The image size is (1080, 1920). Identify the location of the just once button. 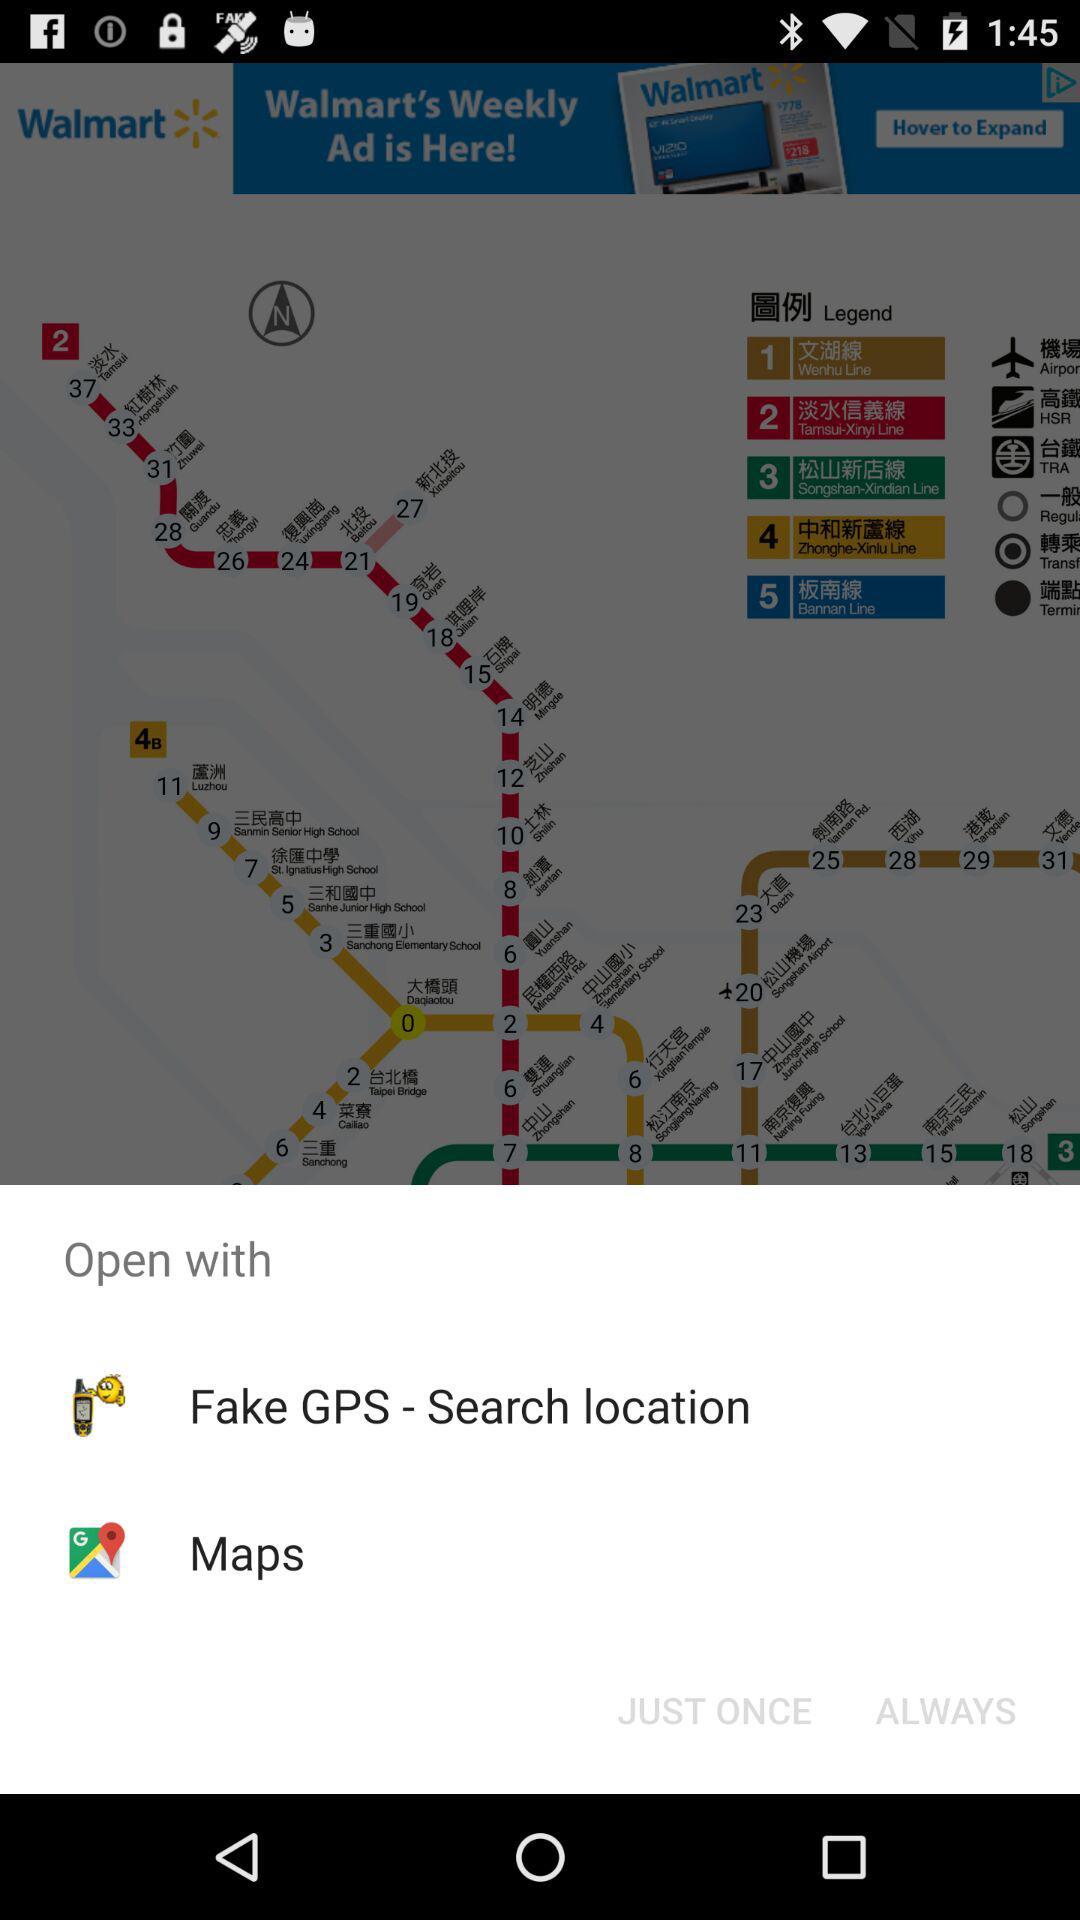
(713, 1708).